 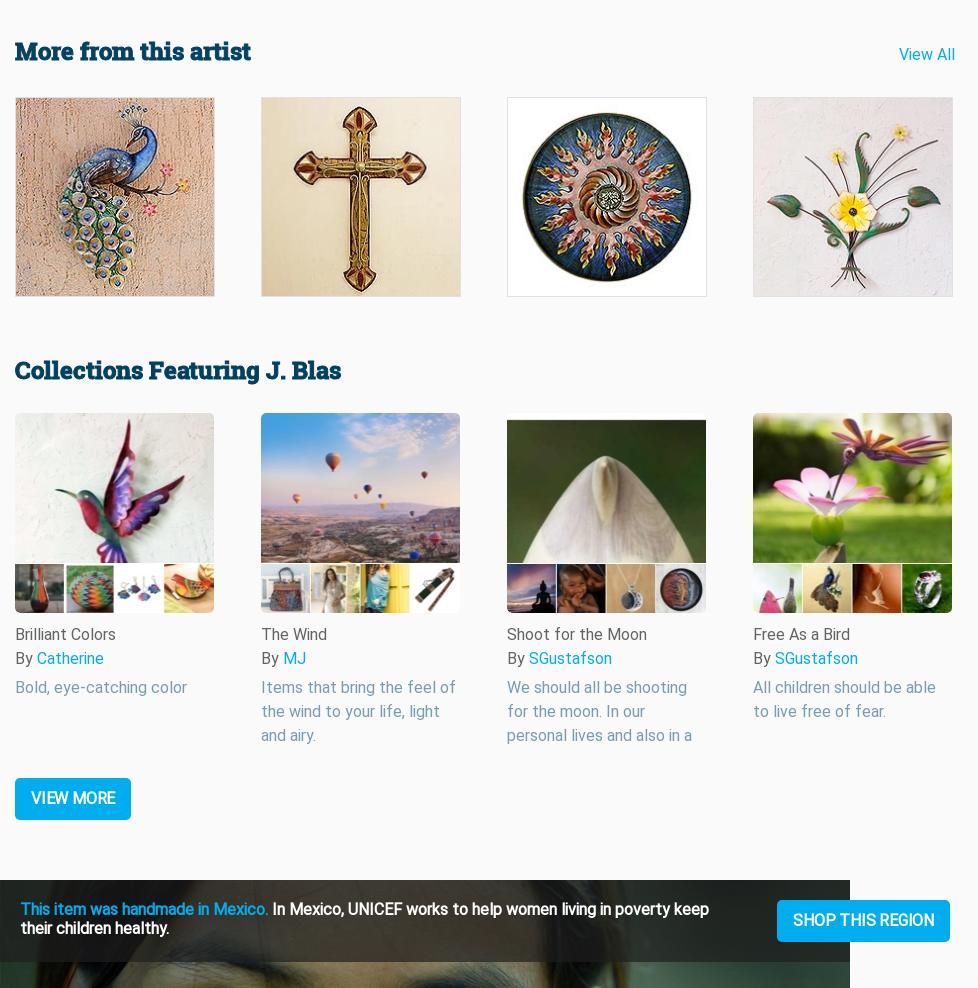 What do you see at coordinates (293, 657) in the screenshot?
I see `'MJ'` at bounding box center [293, 657].